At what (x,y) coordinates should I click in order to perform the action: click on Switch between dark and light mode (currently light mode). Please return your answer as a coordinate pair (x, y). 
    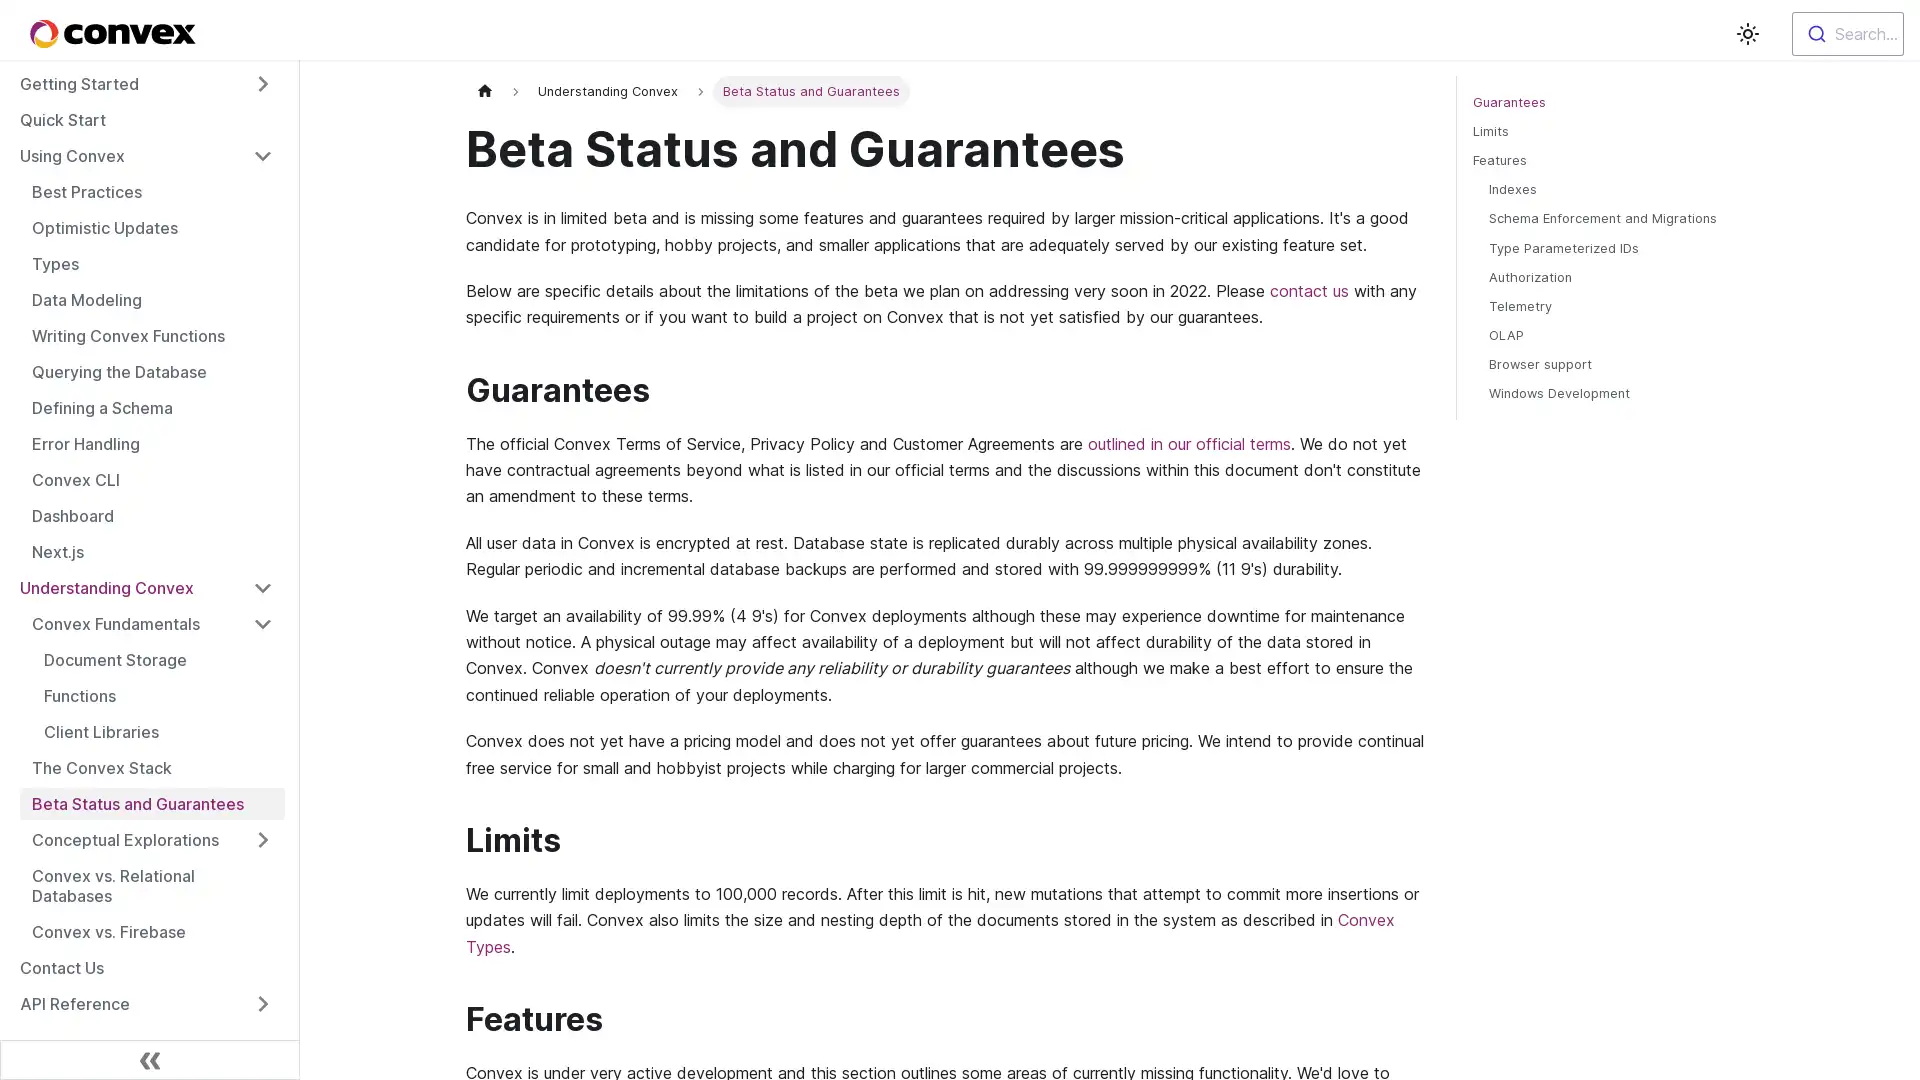
    Looking at the image, I should click on (1746, 34).